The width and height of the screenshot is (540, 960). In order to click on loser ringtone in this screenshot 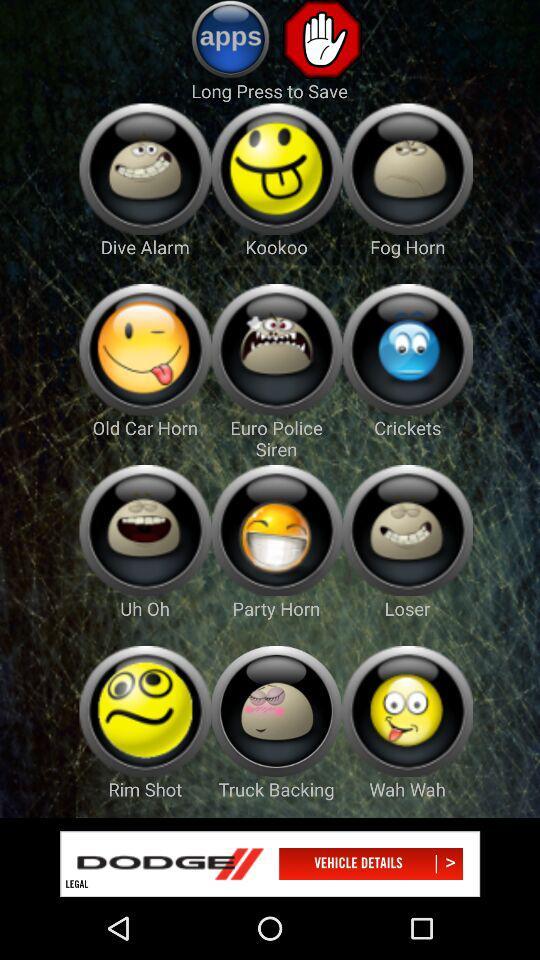, I will do `click(406, 529)`.